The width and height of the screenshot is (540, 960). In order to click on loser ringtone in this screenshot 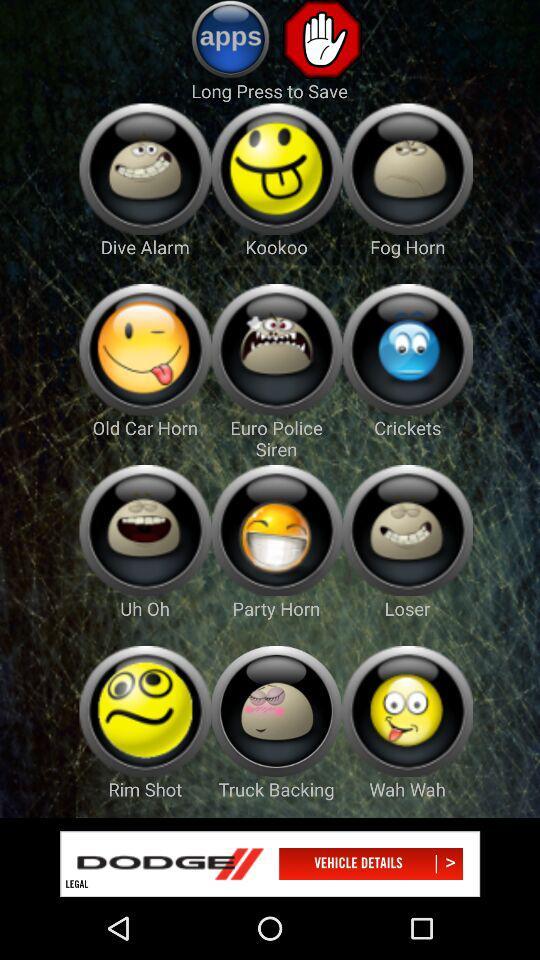, I will do `click(406, 529)`.